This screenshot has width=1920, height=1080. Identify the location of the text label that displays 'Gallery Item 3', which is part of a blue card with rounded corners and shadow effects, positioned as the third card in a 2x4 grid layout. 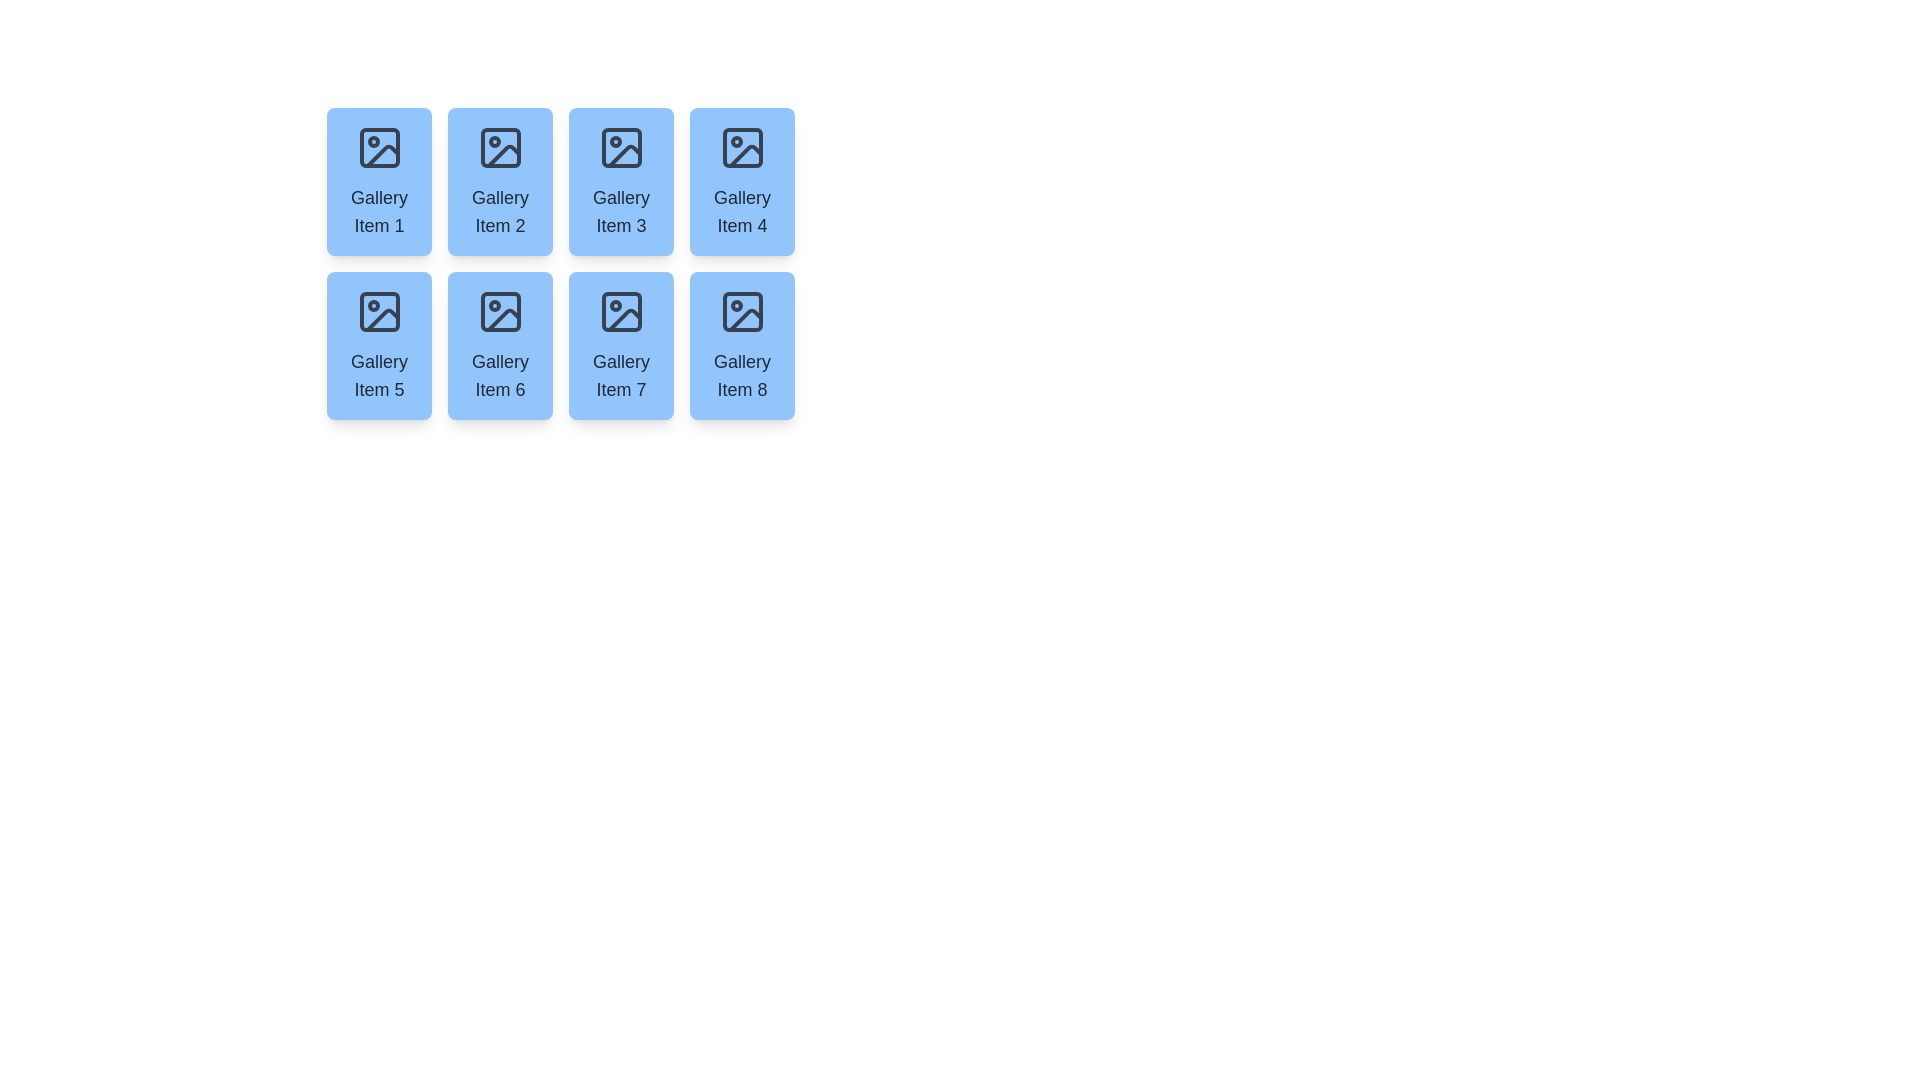
(620, 212).